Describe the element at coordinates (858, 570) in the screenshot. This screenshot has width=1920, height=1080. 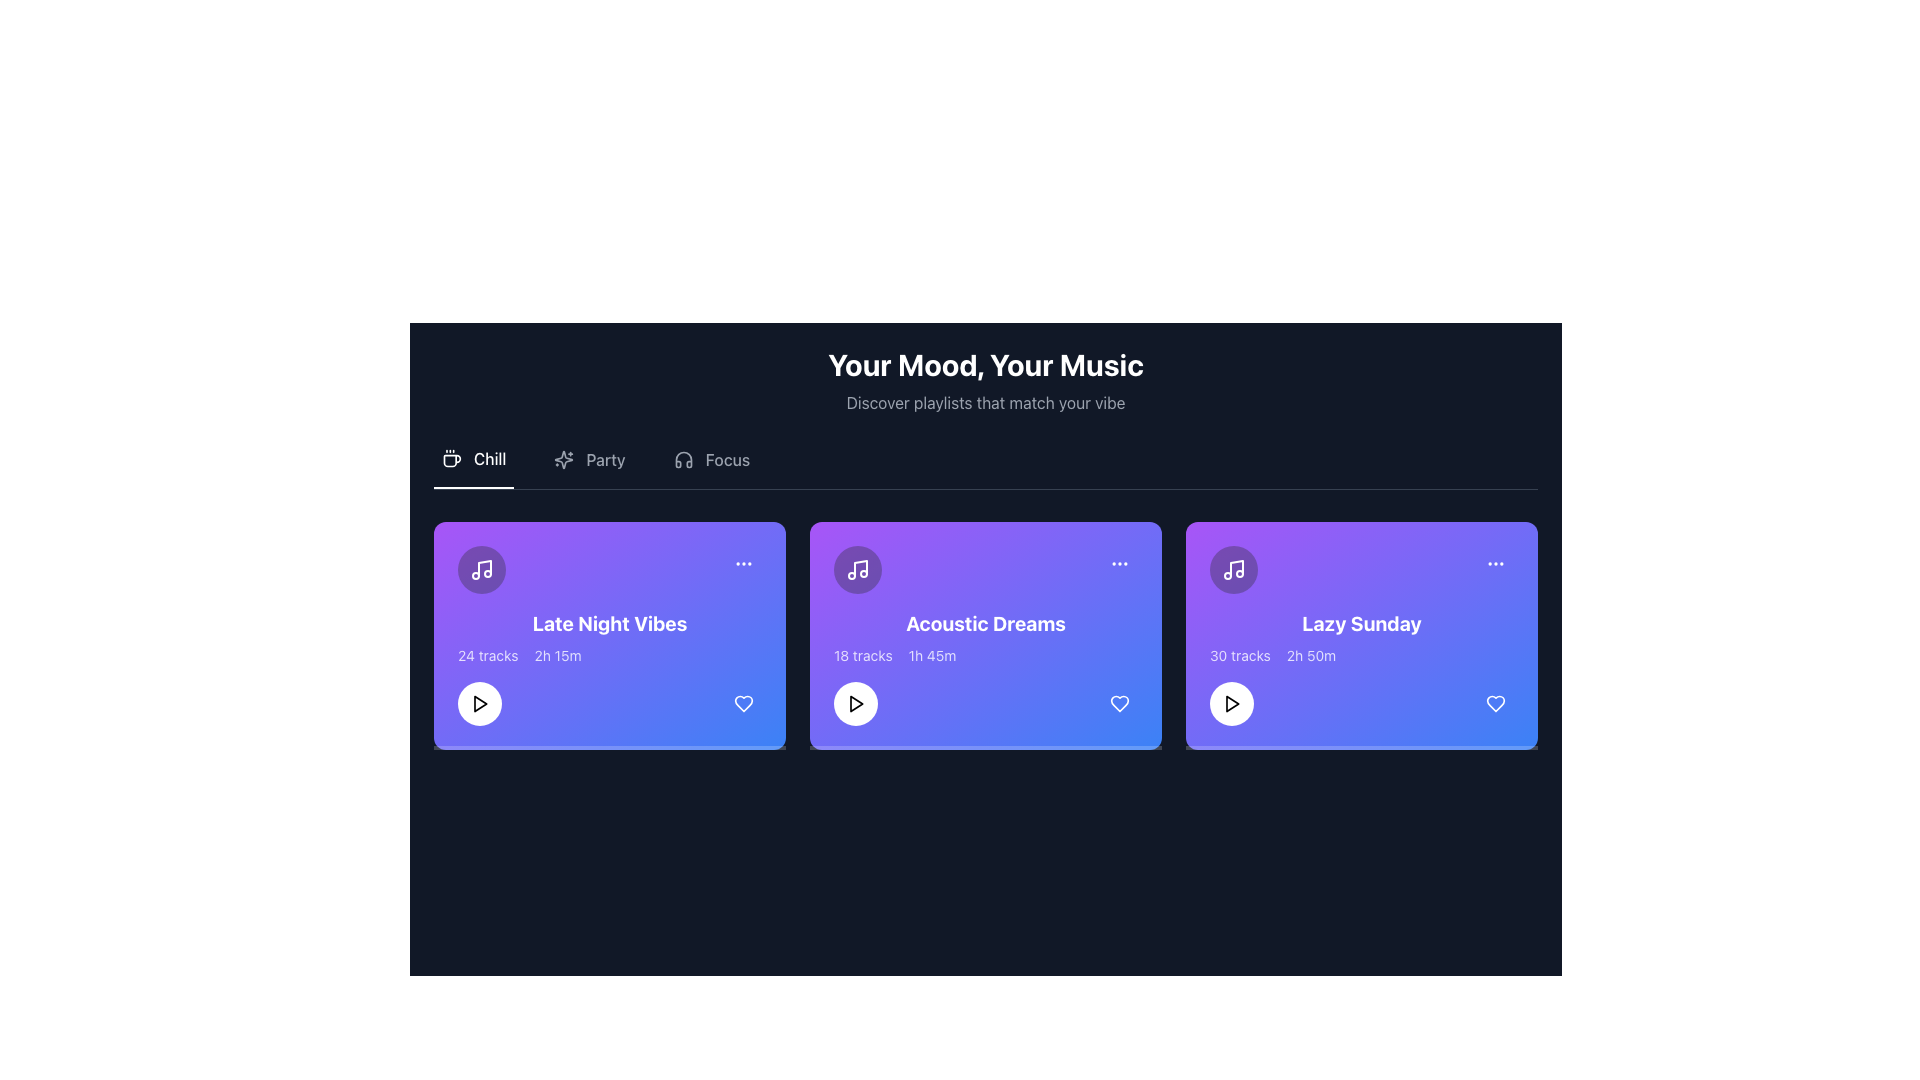
I see `the Decorative icon, which is a circular icon with a black semi-transparent background and a white musical note symbol, located at the top-left corner of the 'Acoustic Dreams' card` at that location.